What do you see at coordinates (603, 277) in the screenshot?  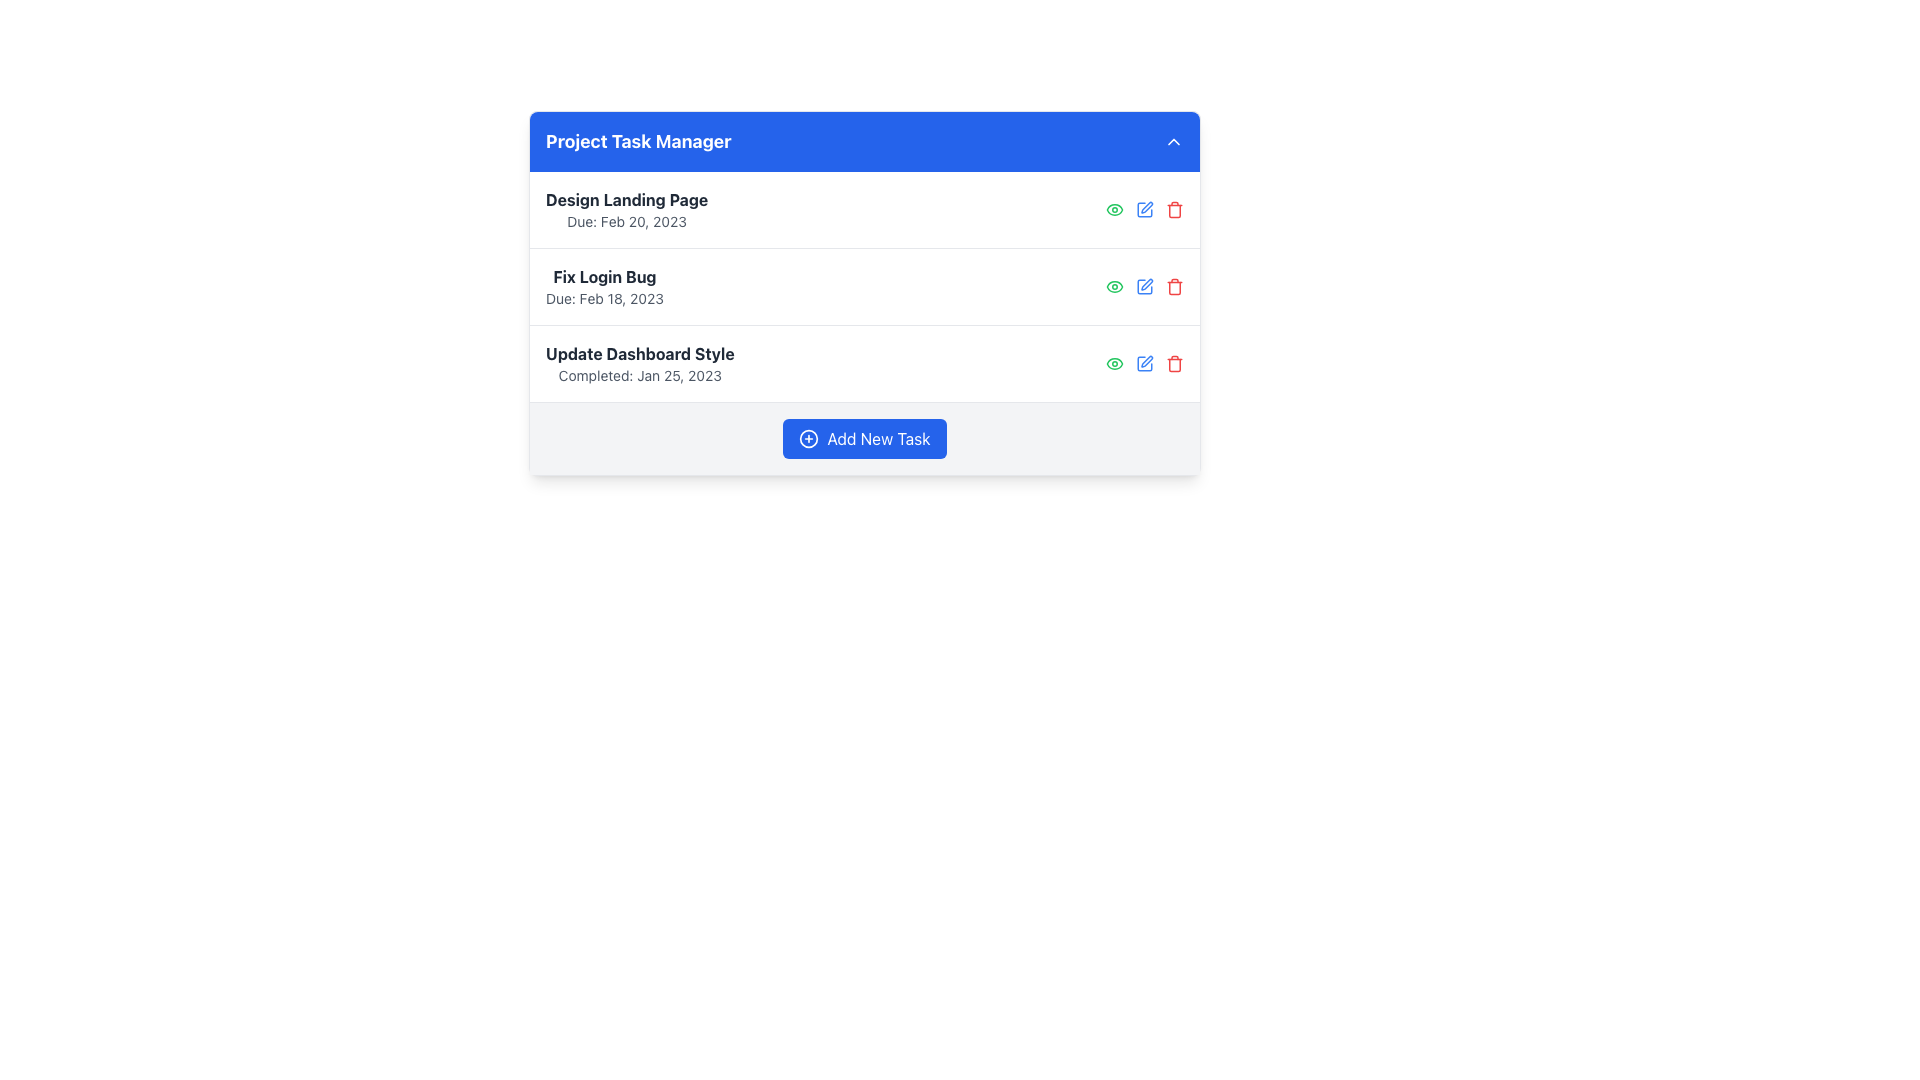 I see `bolded text label that says 'Fix Login Bug' located in the second task item of the 'Project Task Manager' section` at bounding box center [603, 277].